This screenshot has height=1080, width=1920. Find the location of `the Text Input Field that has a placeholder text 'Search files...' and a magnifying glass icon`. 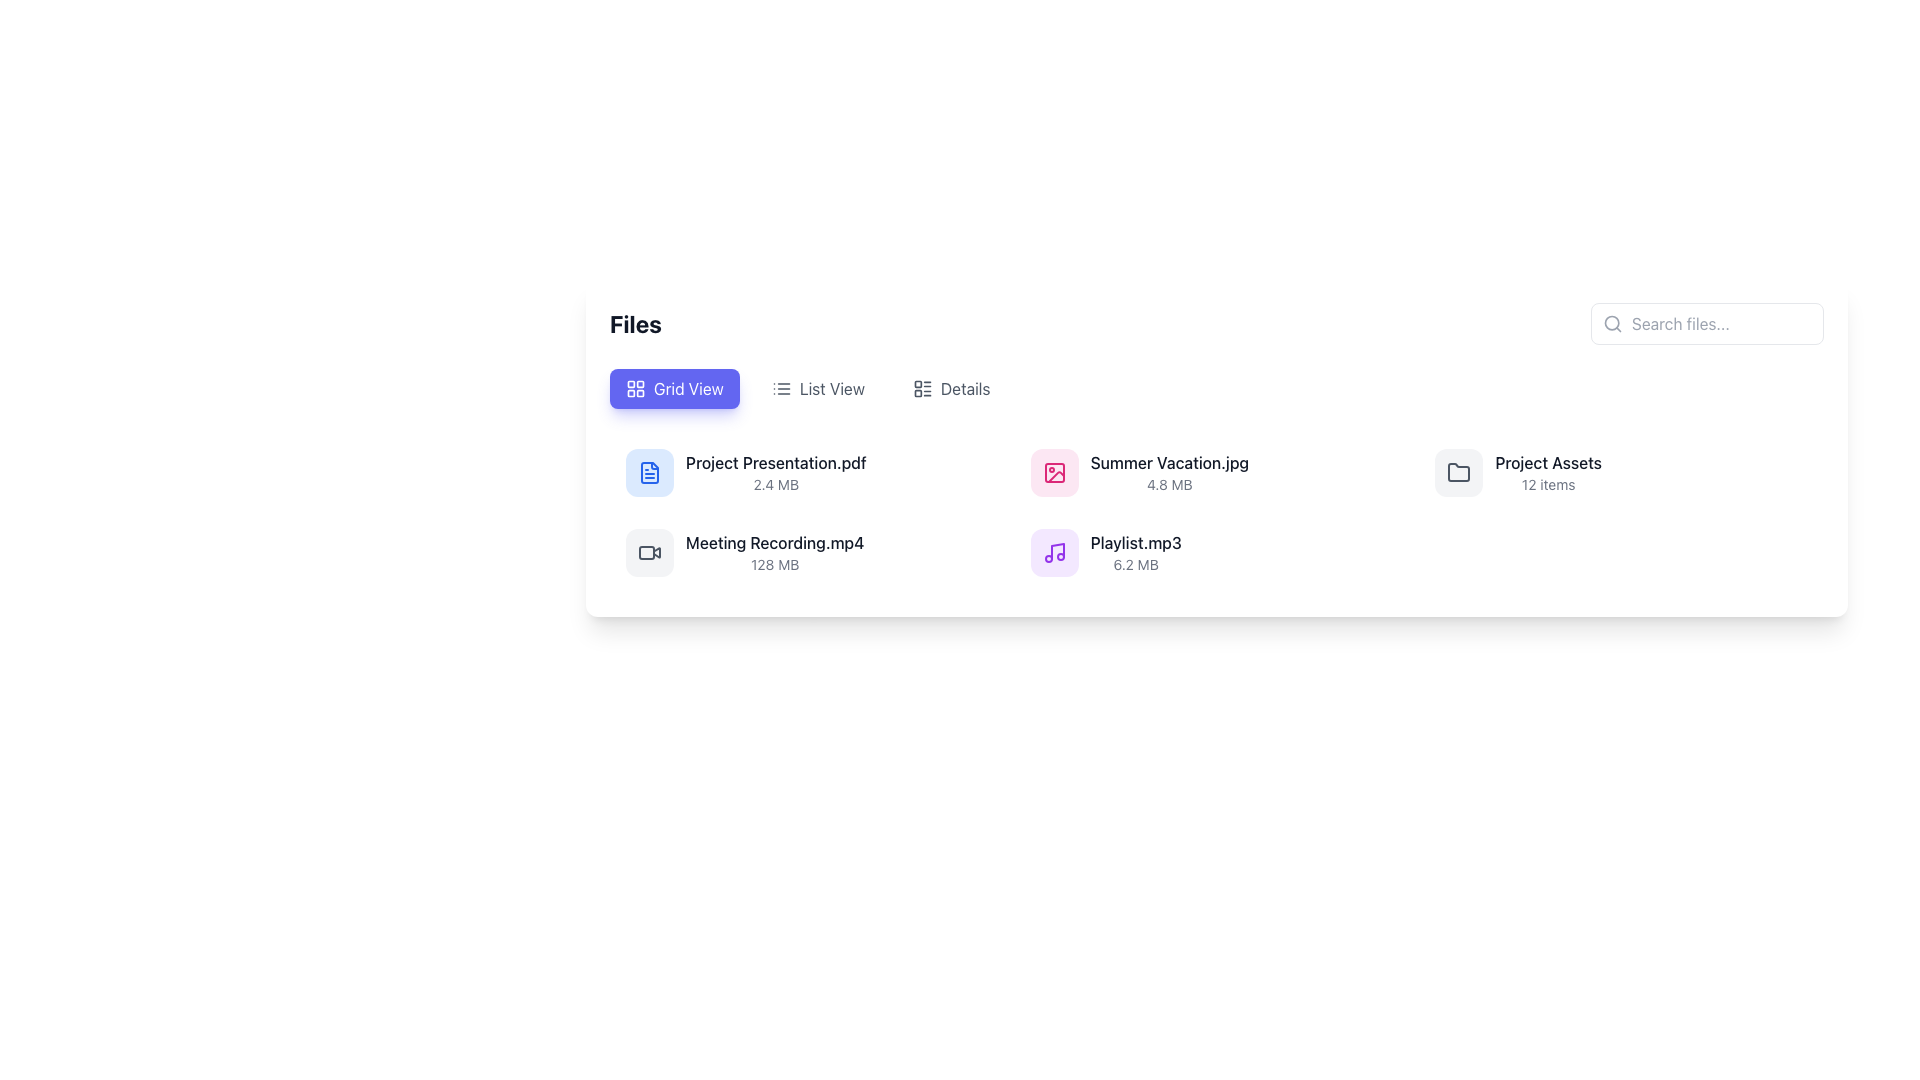

the Text Input Field that has a placeholder text 'Search files...' and a magnifying glass icon is located at coordinates (1706, 323).